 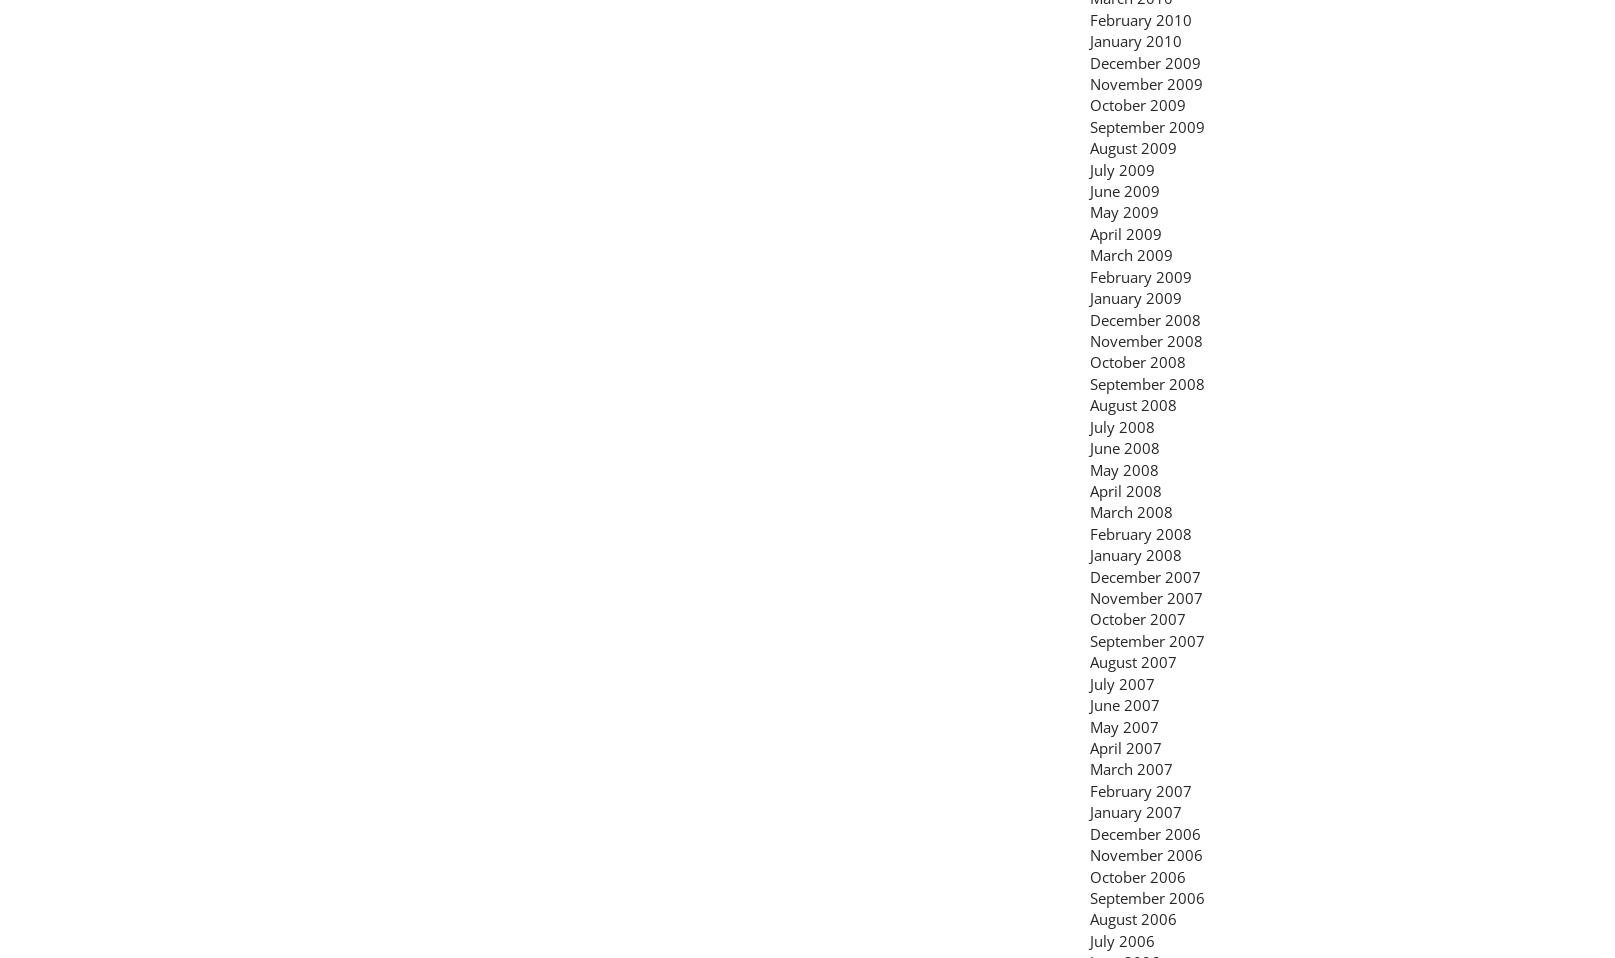 What do you see at coordinates (1125, 748) in the screenshot?
I see `'April 2007'` at bounding box center [1125, 748].